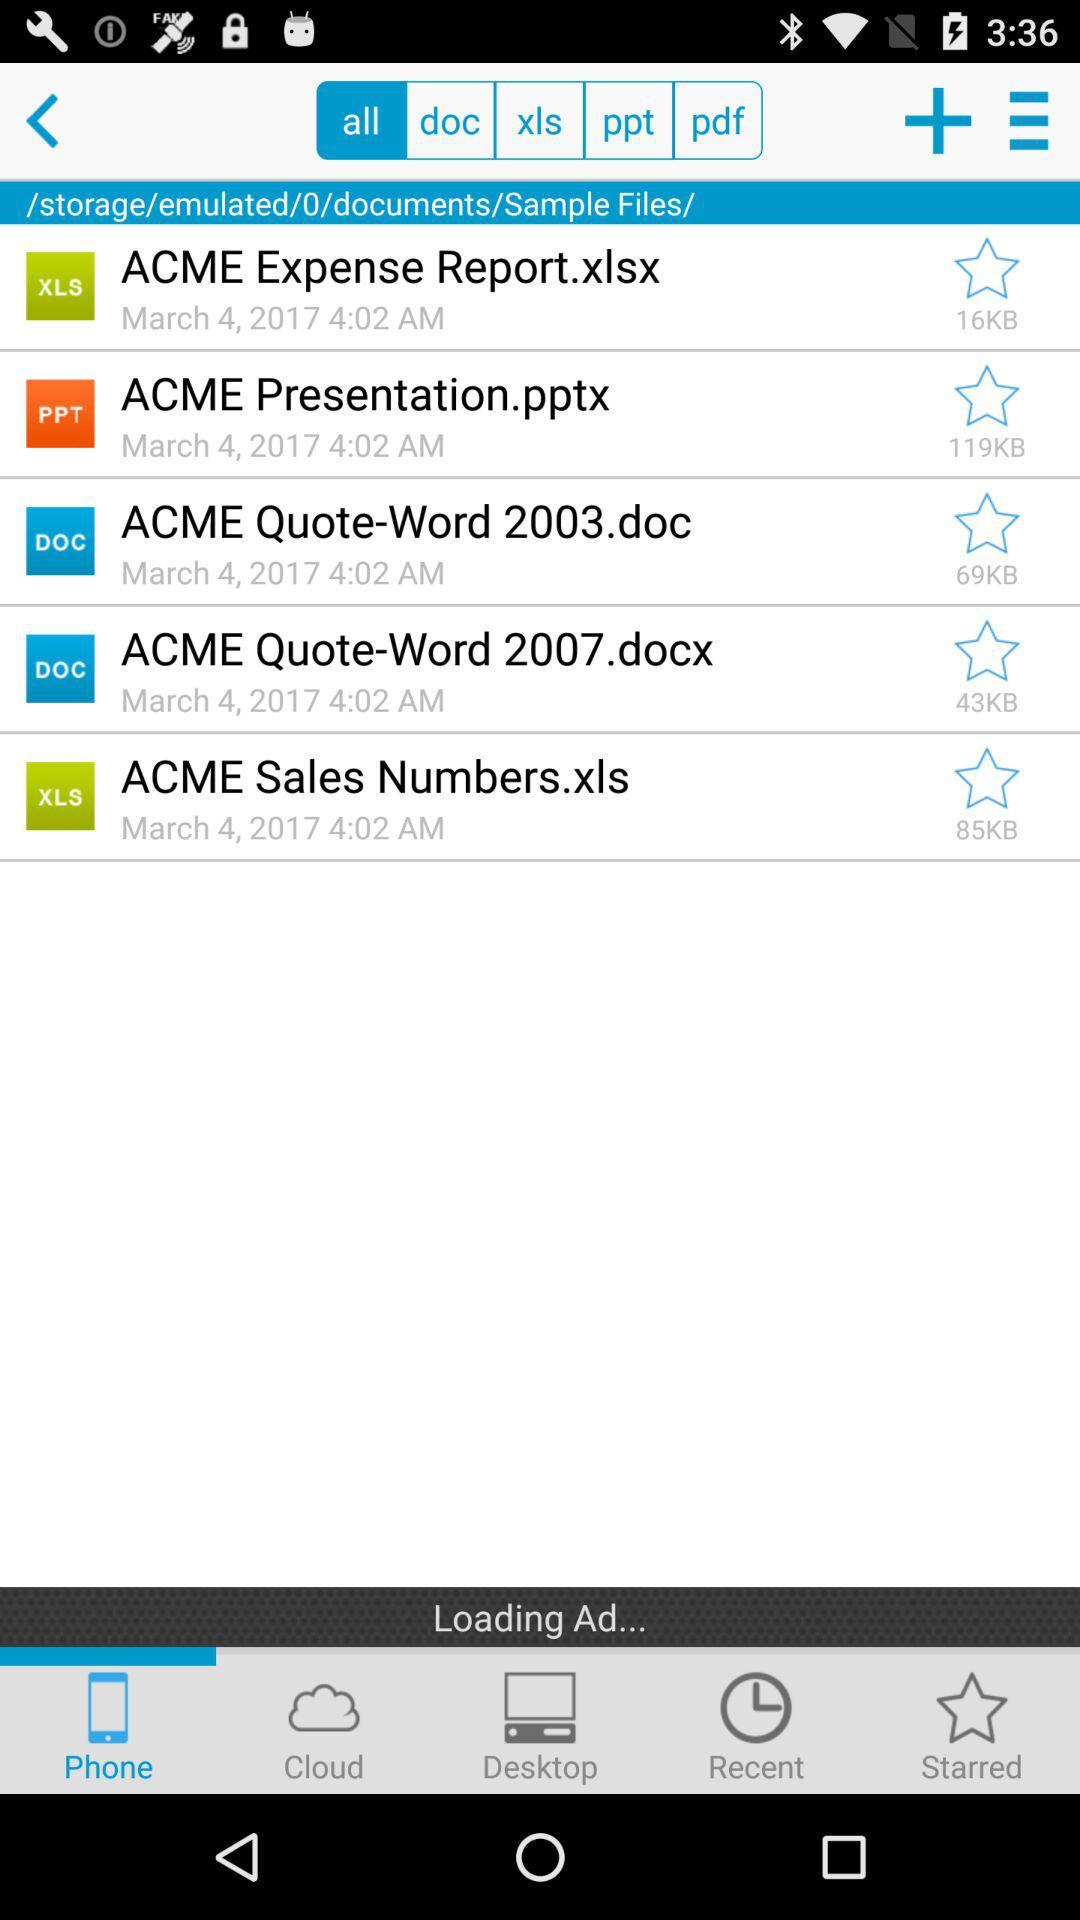  I want to click on to more options more options, so click(1032, 119).